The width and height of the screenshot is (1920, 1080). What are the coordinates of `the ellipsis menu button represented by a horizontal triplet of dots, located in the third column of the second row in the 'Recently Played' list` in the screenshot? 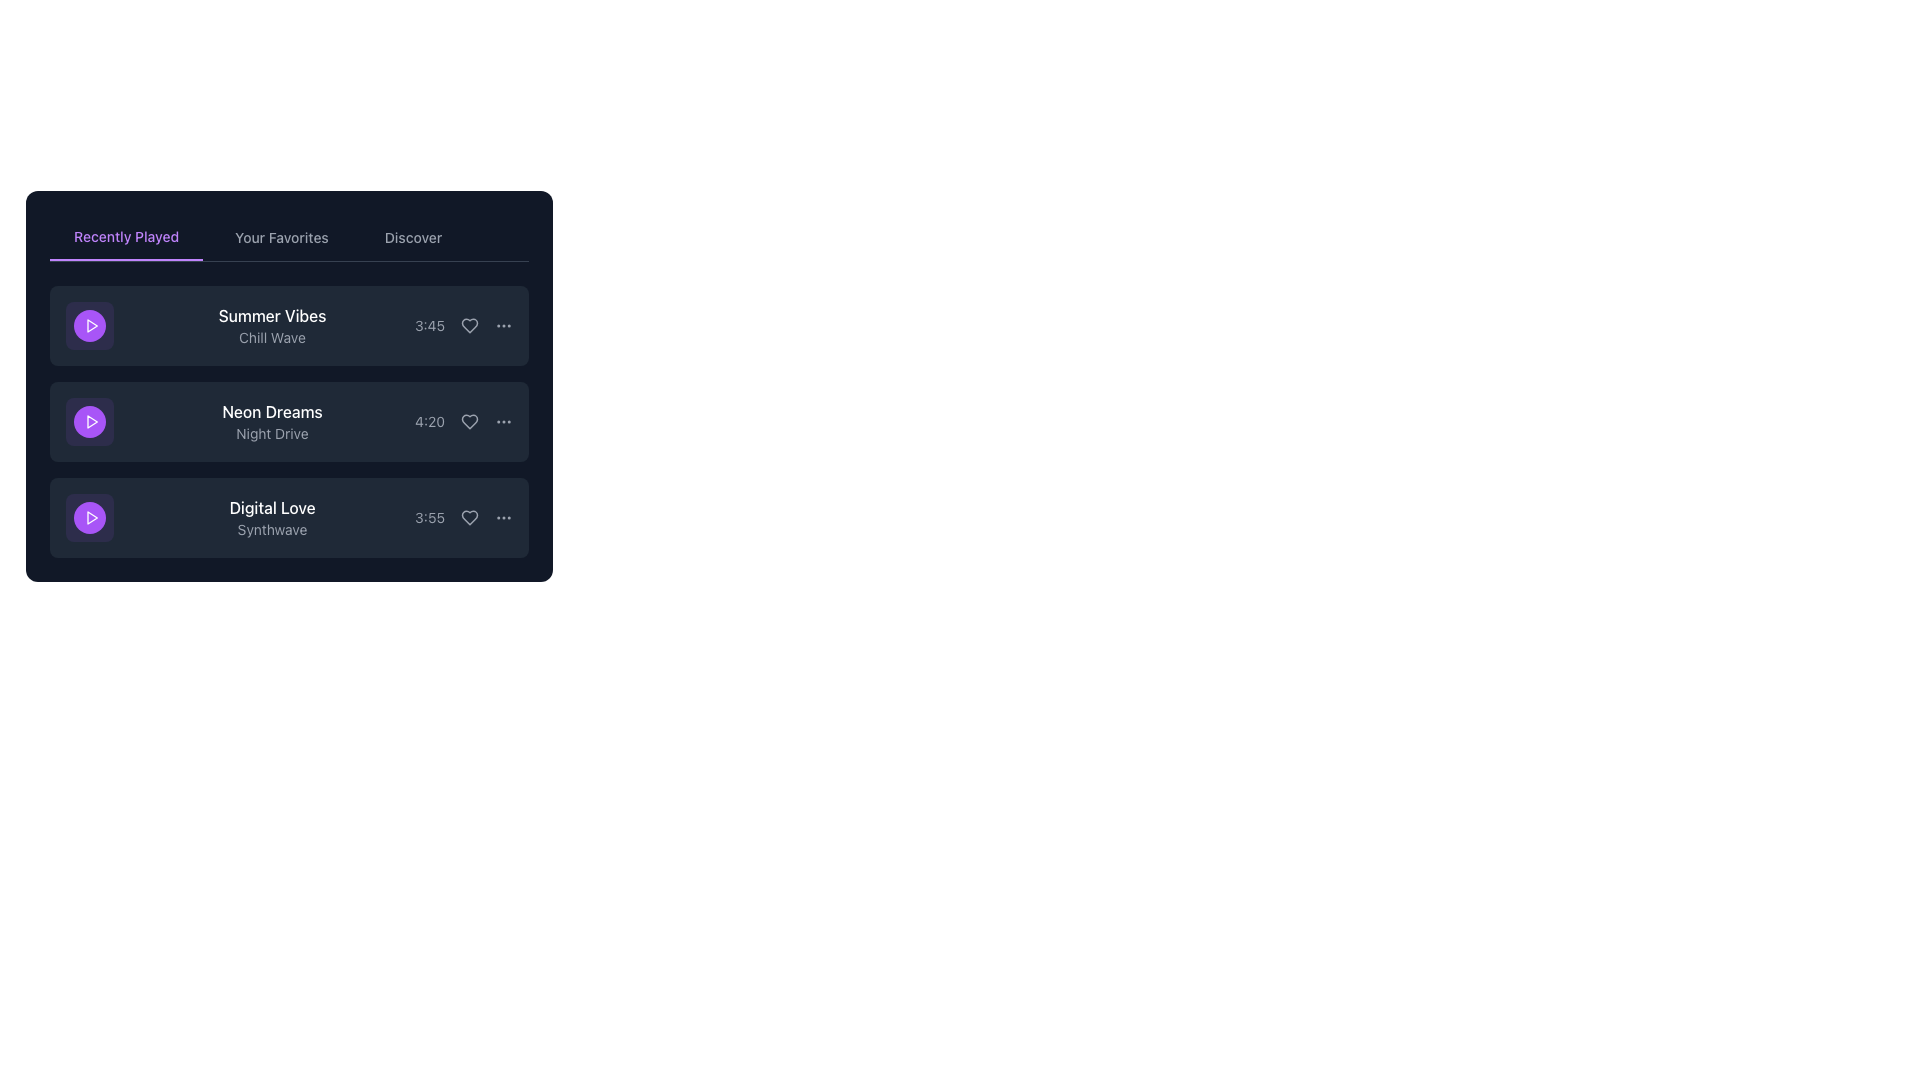 It's located at (504, 420).